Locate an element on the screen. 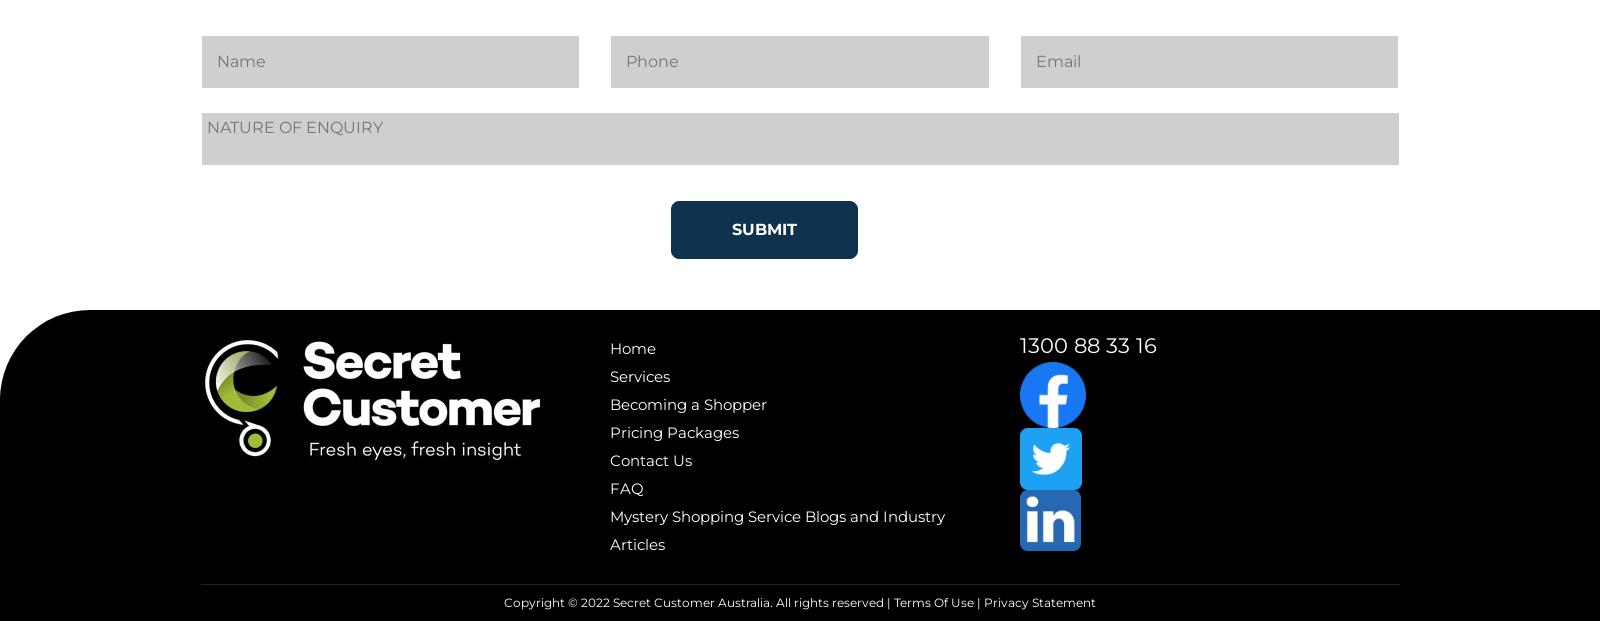 The image size is (1600, 621). 'Services' is located at coordinates (640, 375).